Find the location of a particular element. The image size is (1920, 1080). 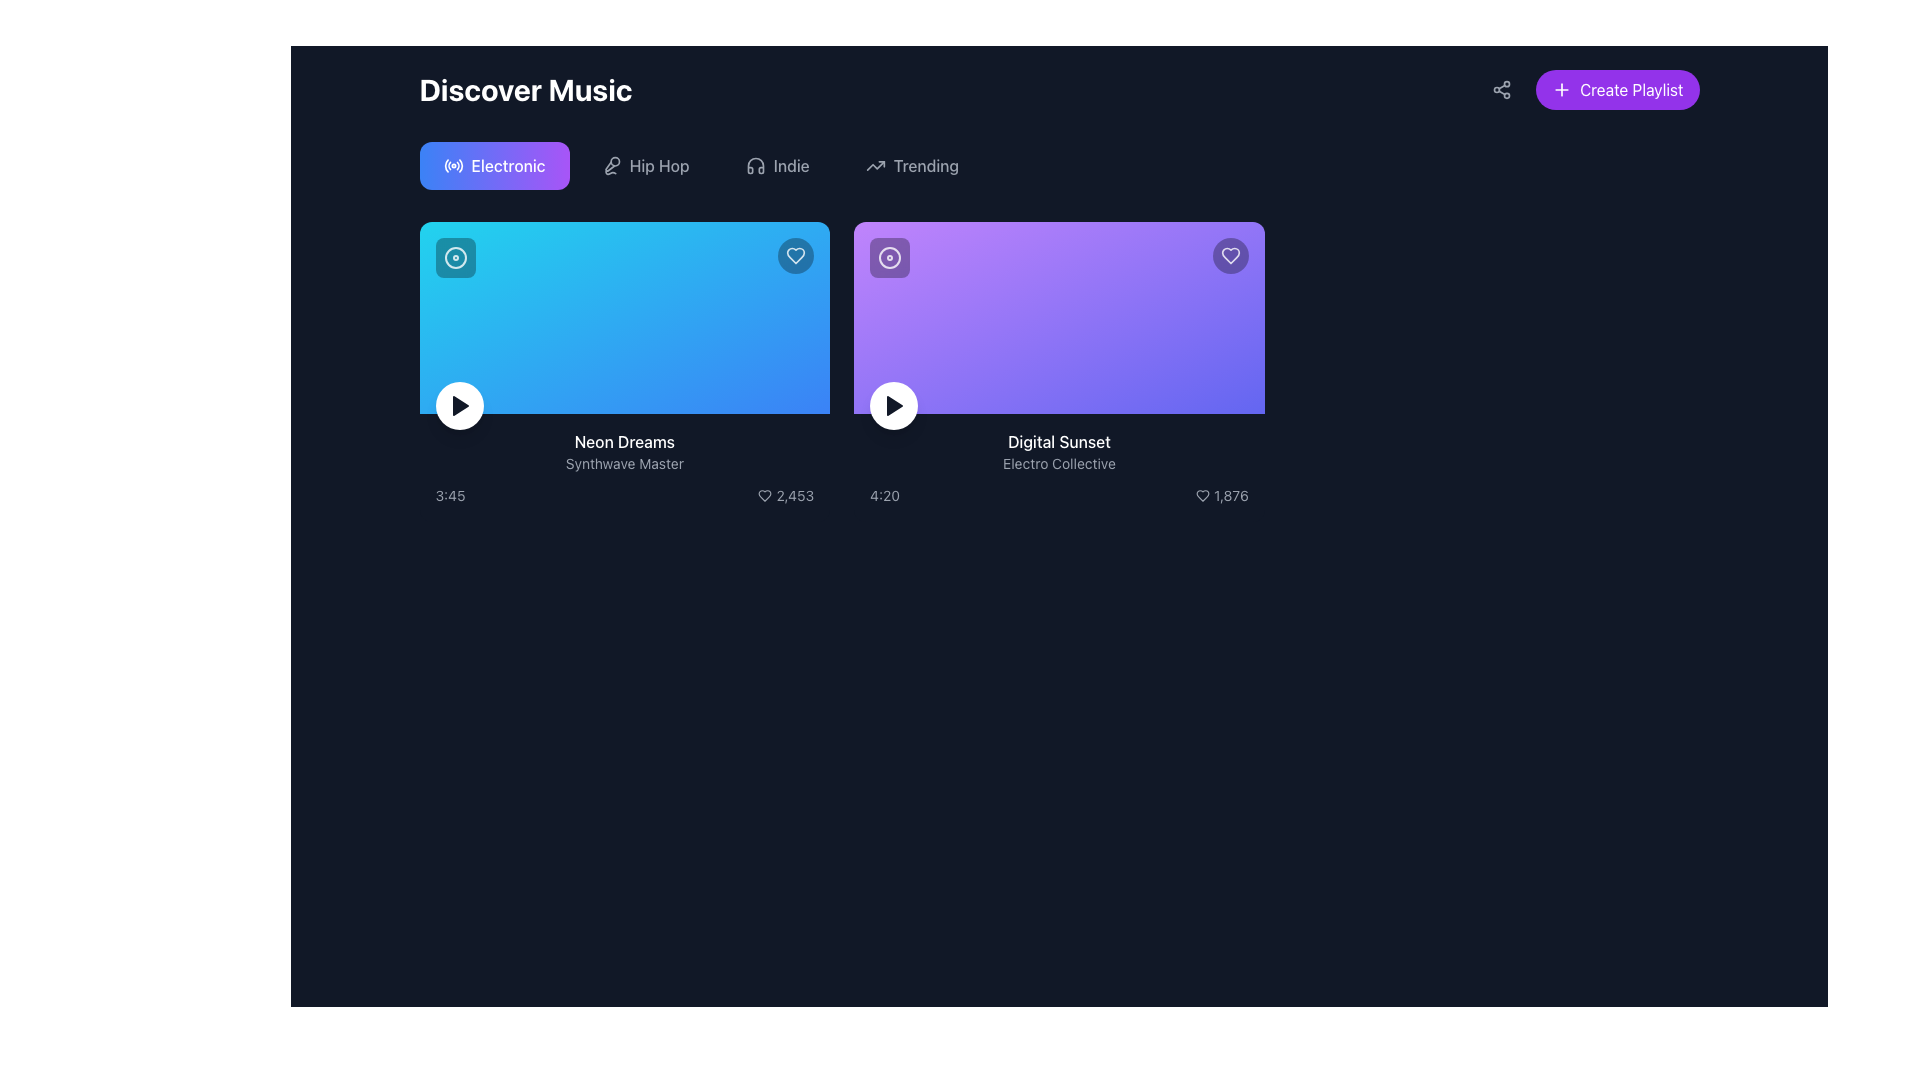

the text label 'Synthwave Master' which serves as a subtitle for the music track 'Neon Dreams', located in the leftmost card below the 'Discover Music' header is located at coordinates (623, 463).